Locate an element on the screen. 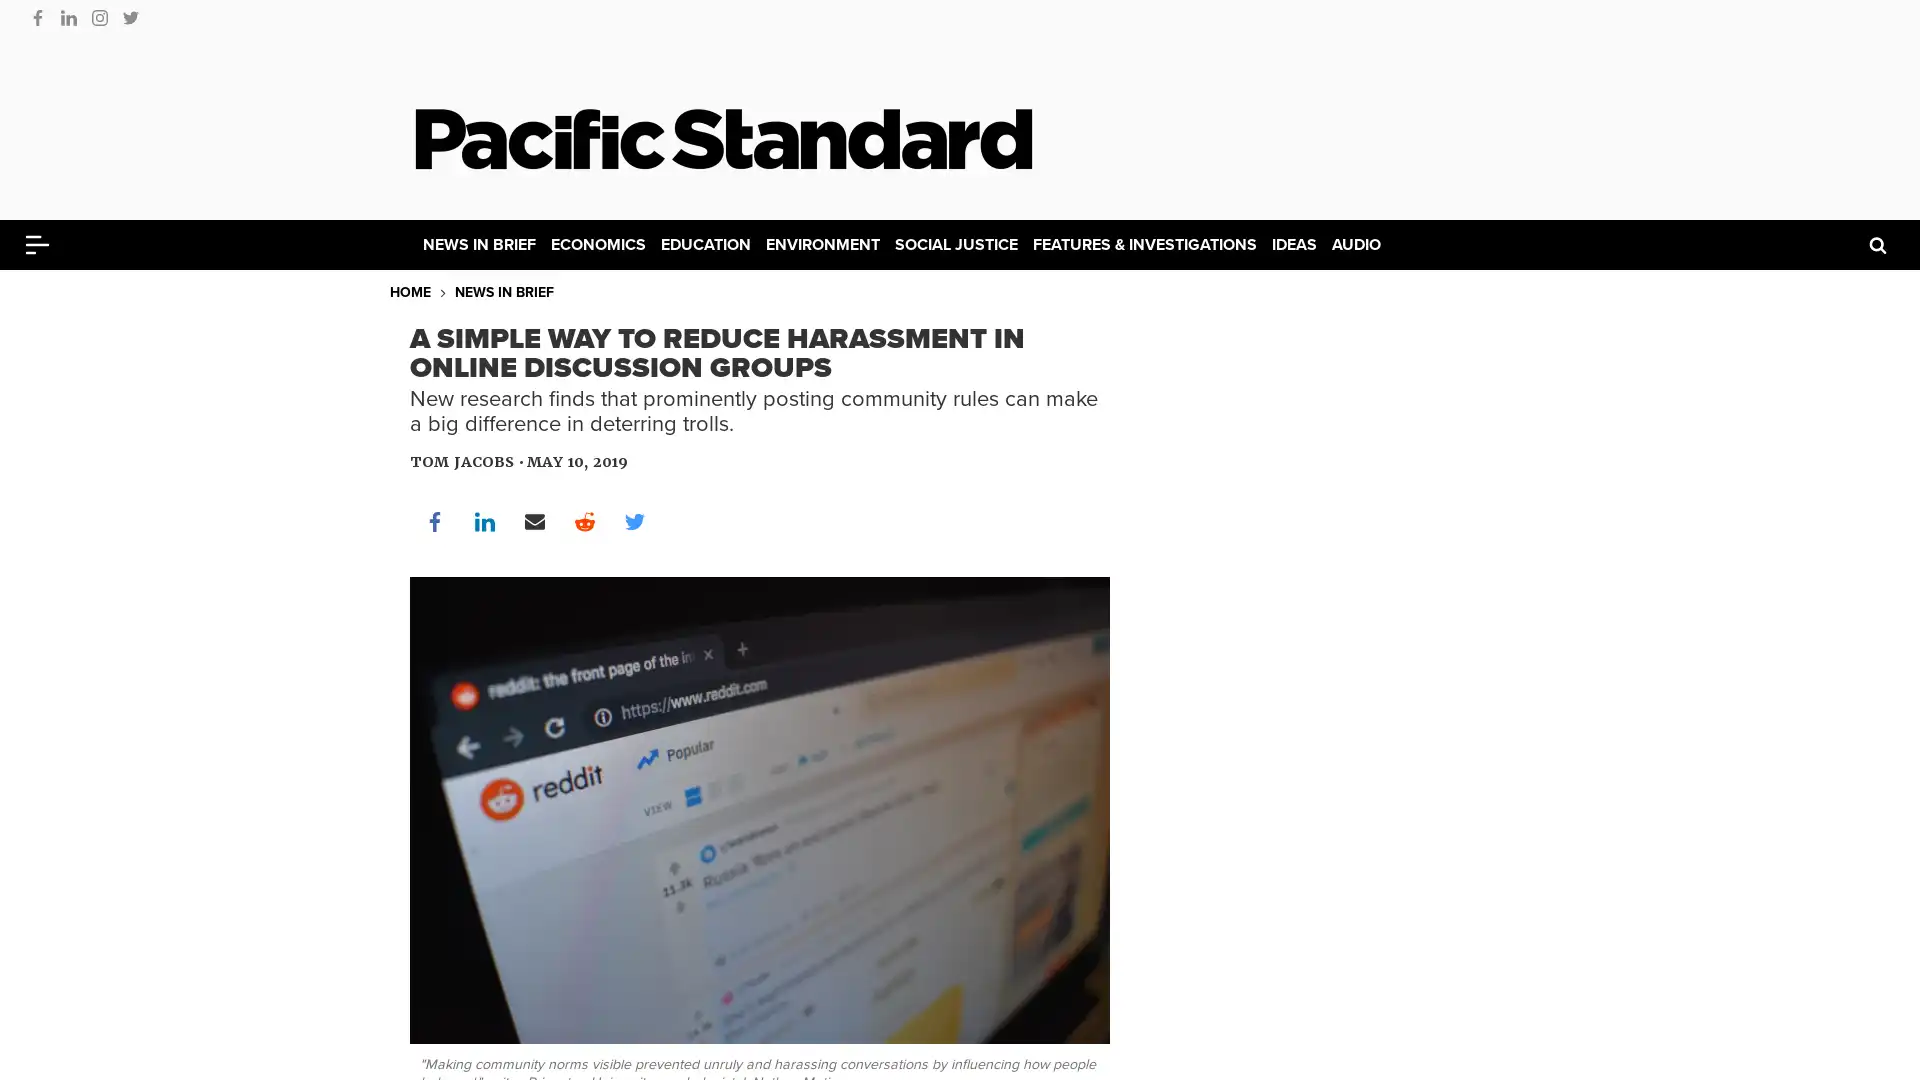 Image resolution: width=1920 pixels, height=1080 pixels. Menu is located at coordinates (37, 244).